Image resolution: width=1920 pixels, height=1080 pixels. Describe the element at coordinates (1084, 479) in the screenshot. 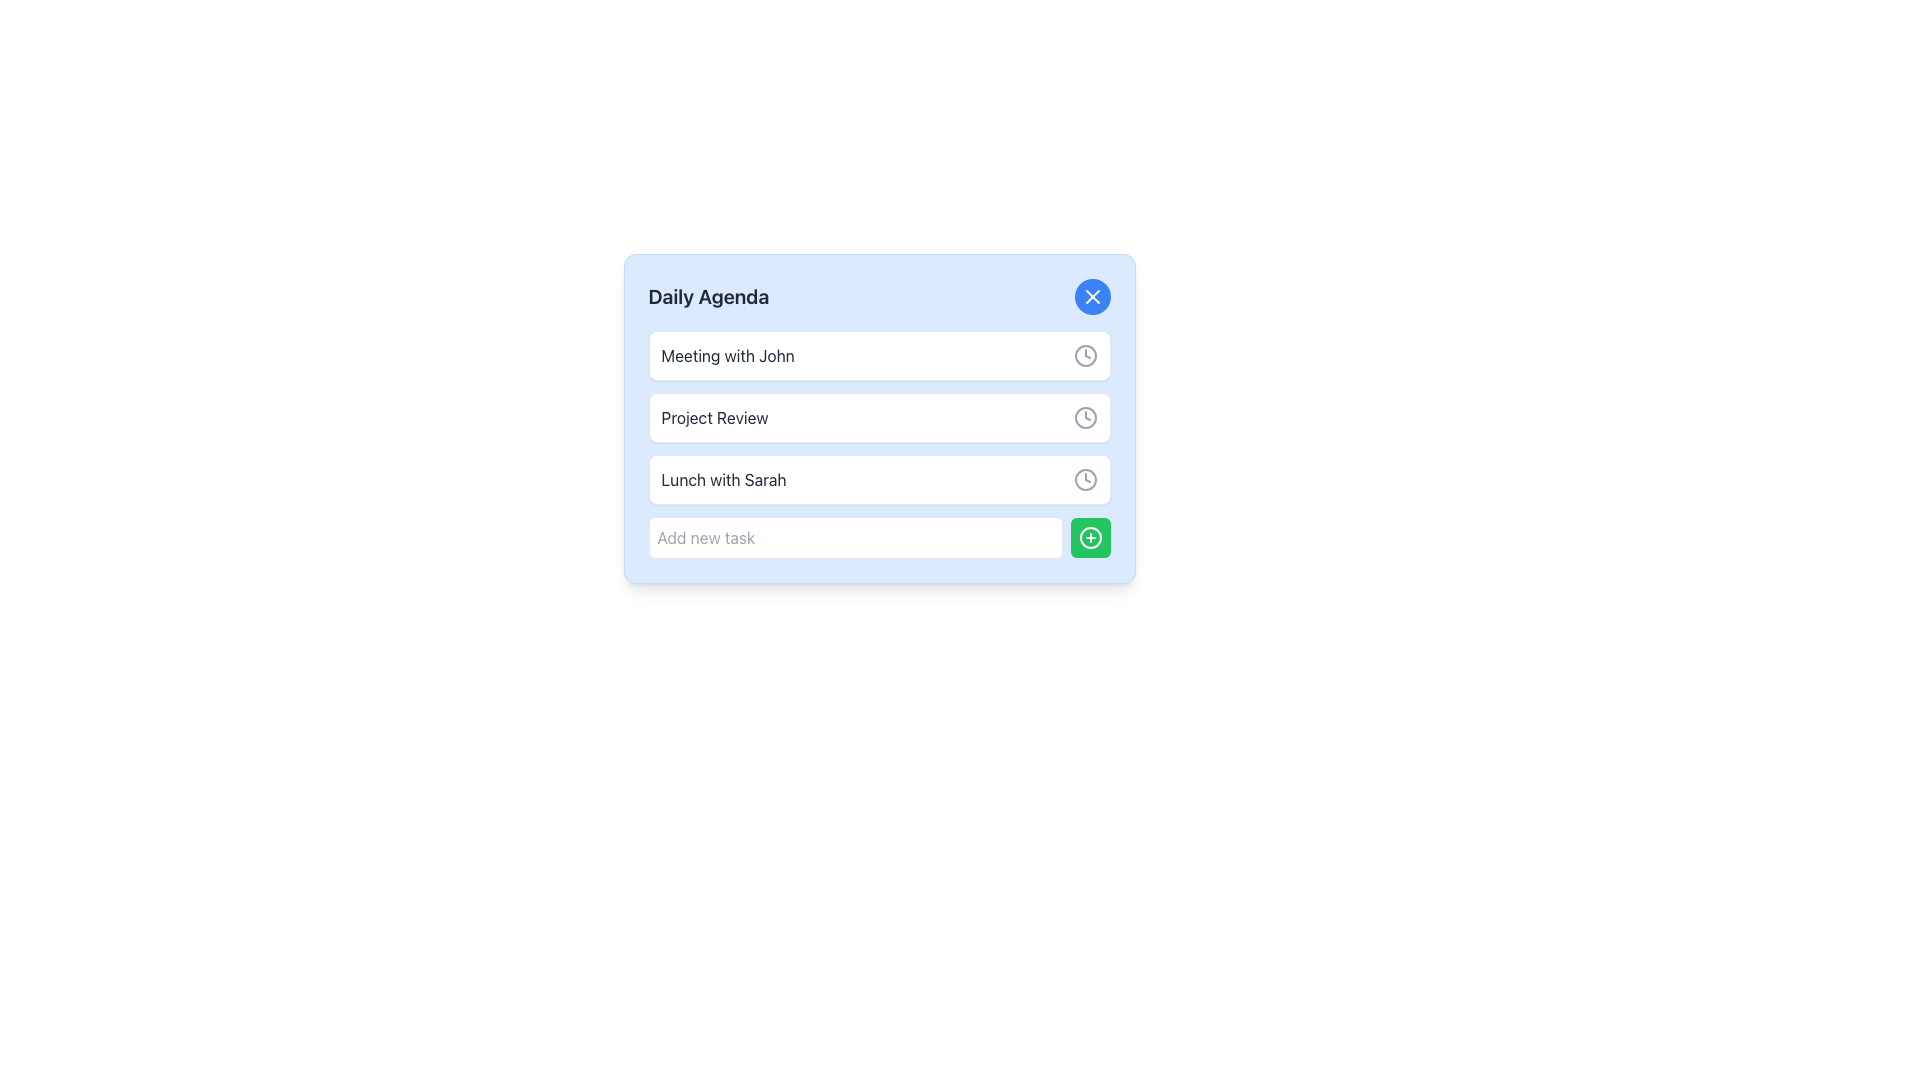

I see `the Clock icon located at the right end of the 'Lunch with Sarah' task box to set a reminder or open a time selection dialog` at that location.